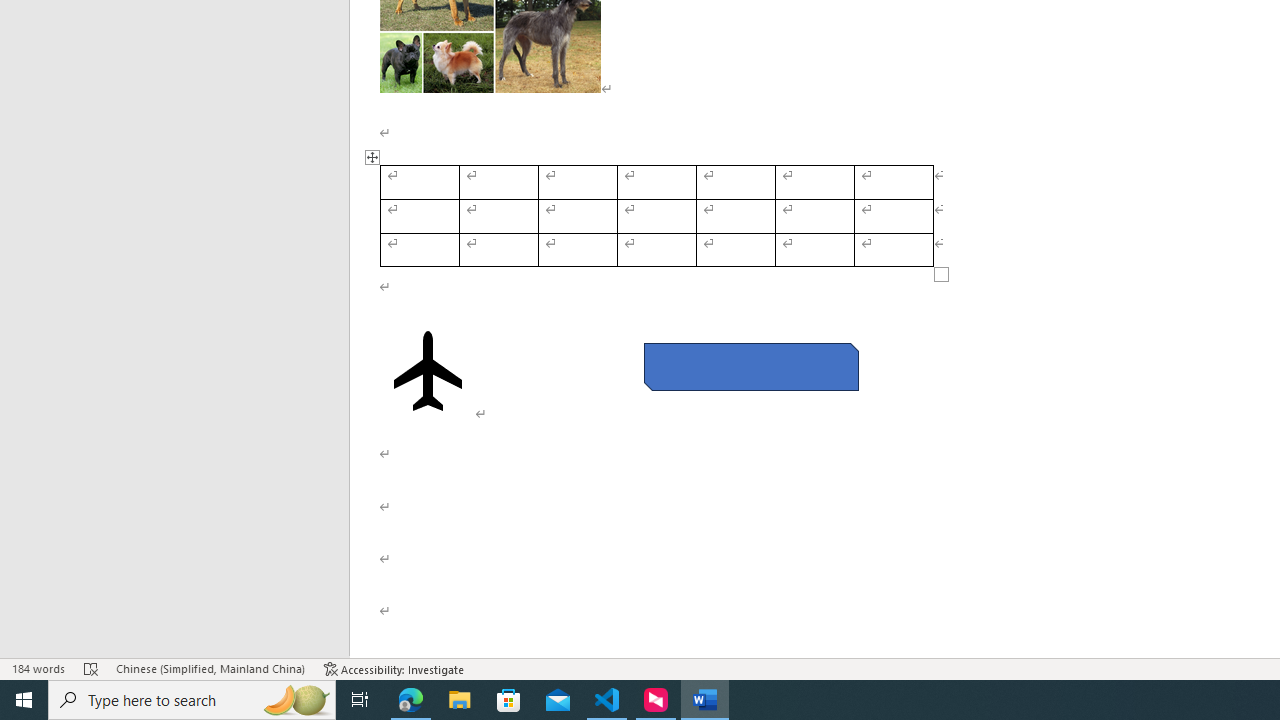 The image size is (1280, 720). Describe the element at coordinates (410, 698) in the screenshot. I see `'Microsoft Edge - 1 running window'` at that location.